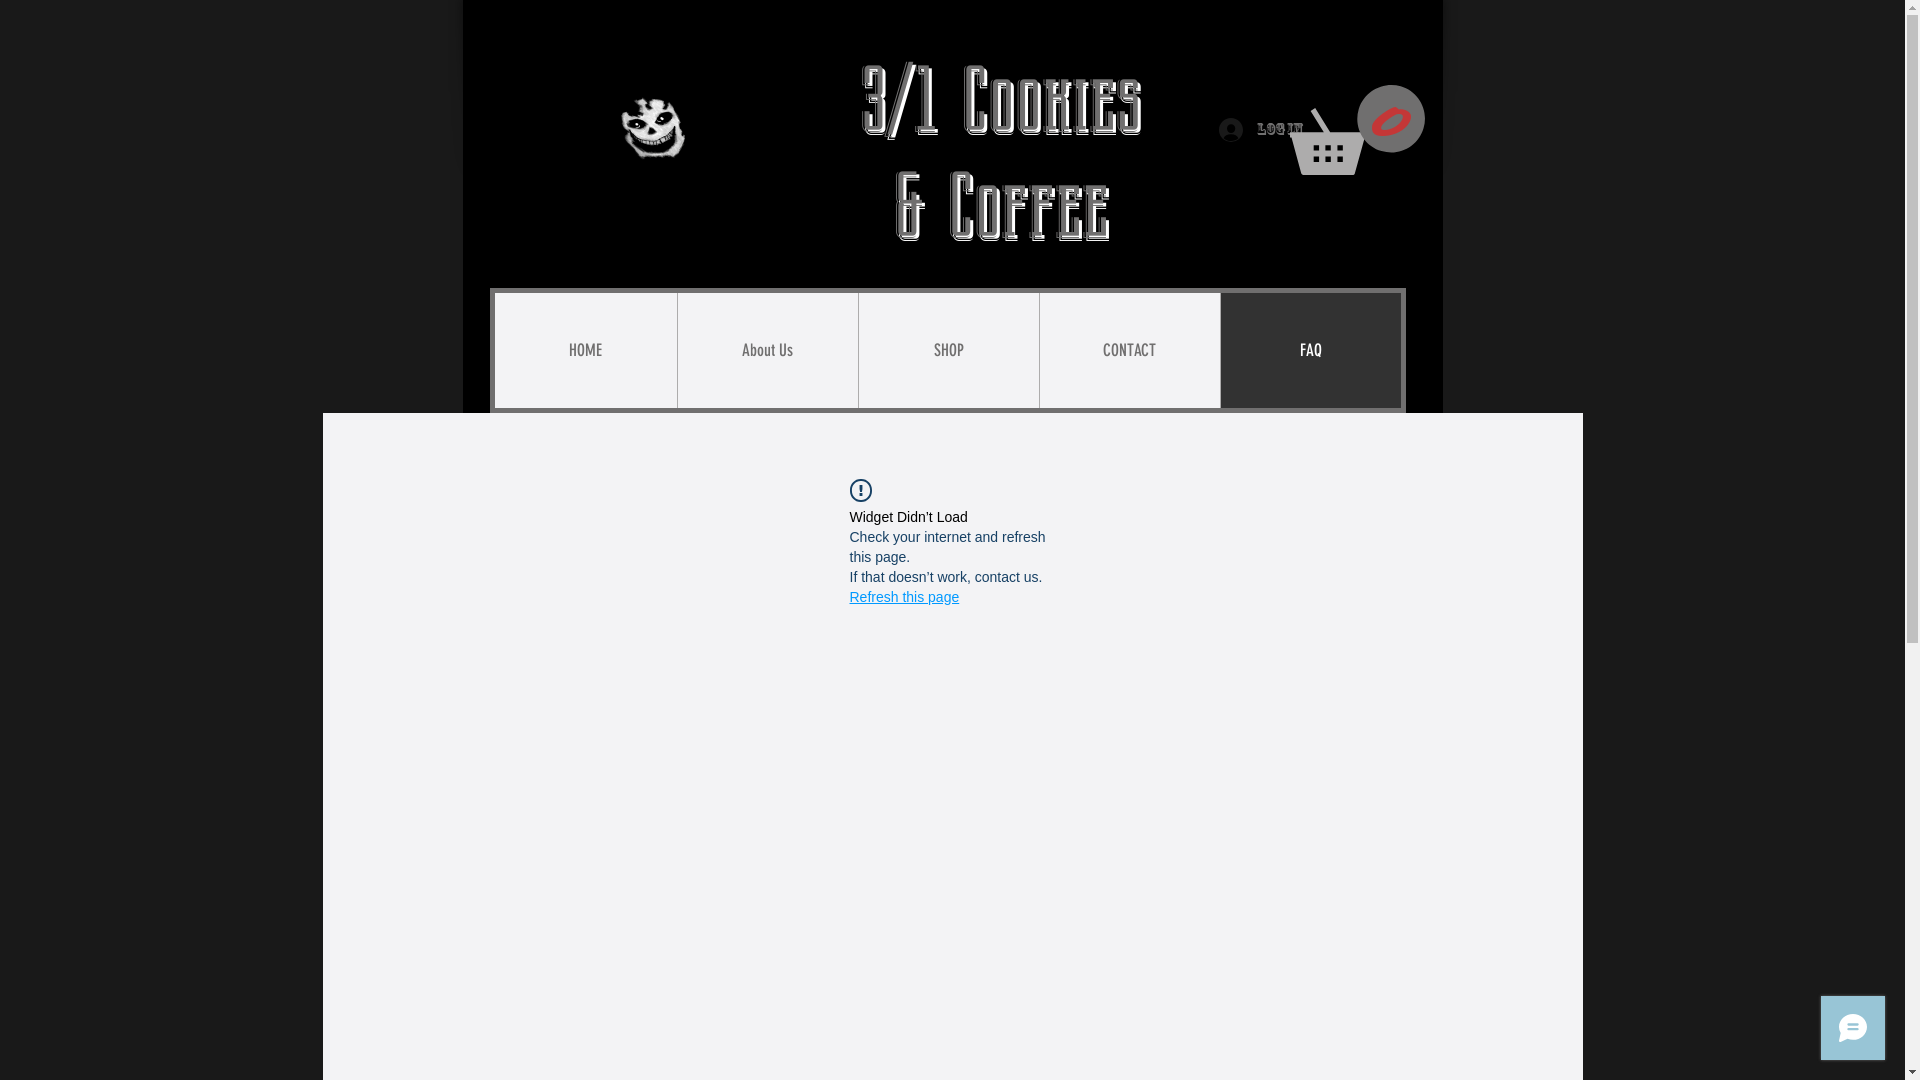 This screenshot has width=1920, height=1080. Describe the element at coordinates (947, 349) in the screenshot. I see `'SHOP'` at that location.